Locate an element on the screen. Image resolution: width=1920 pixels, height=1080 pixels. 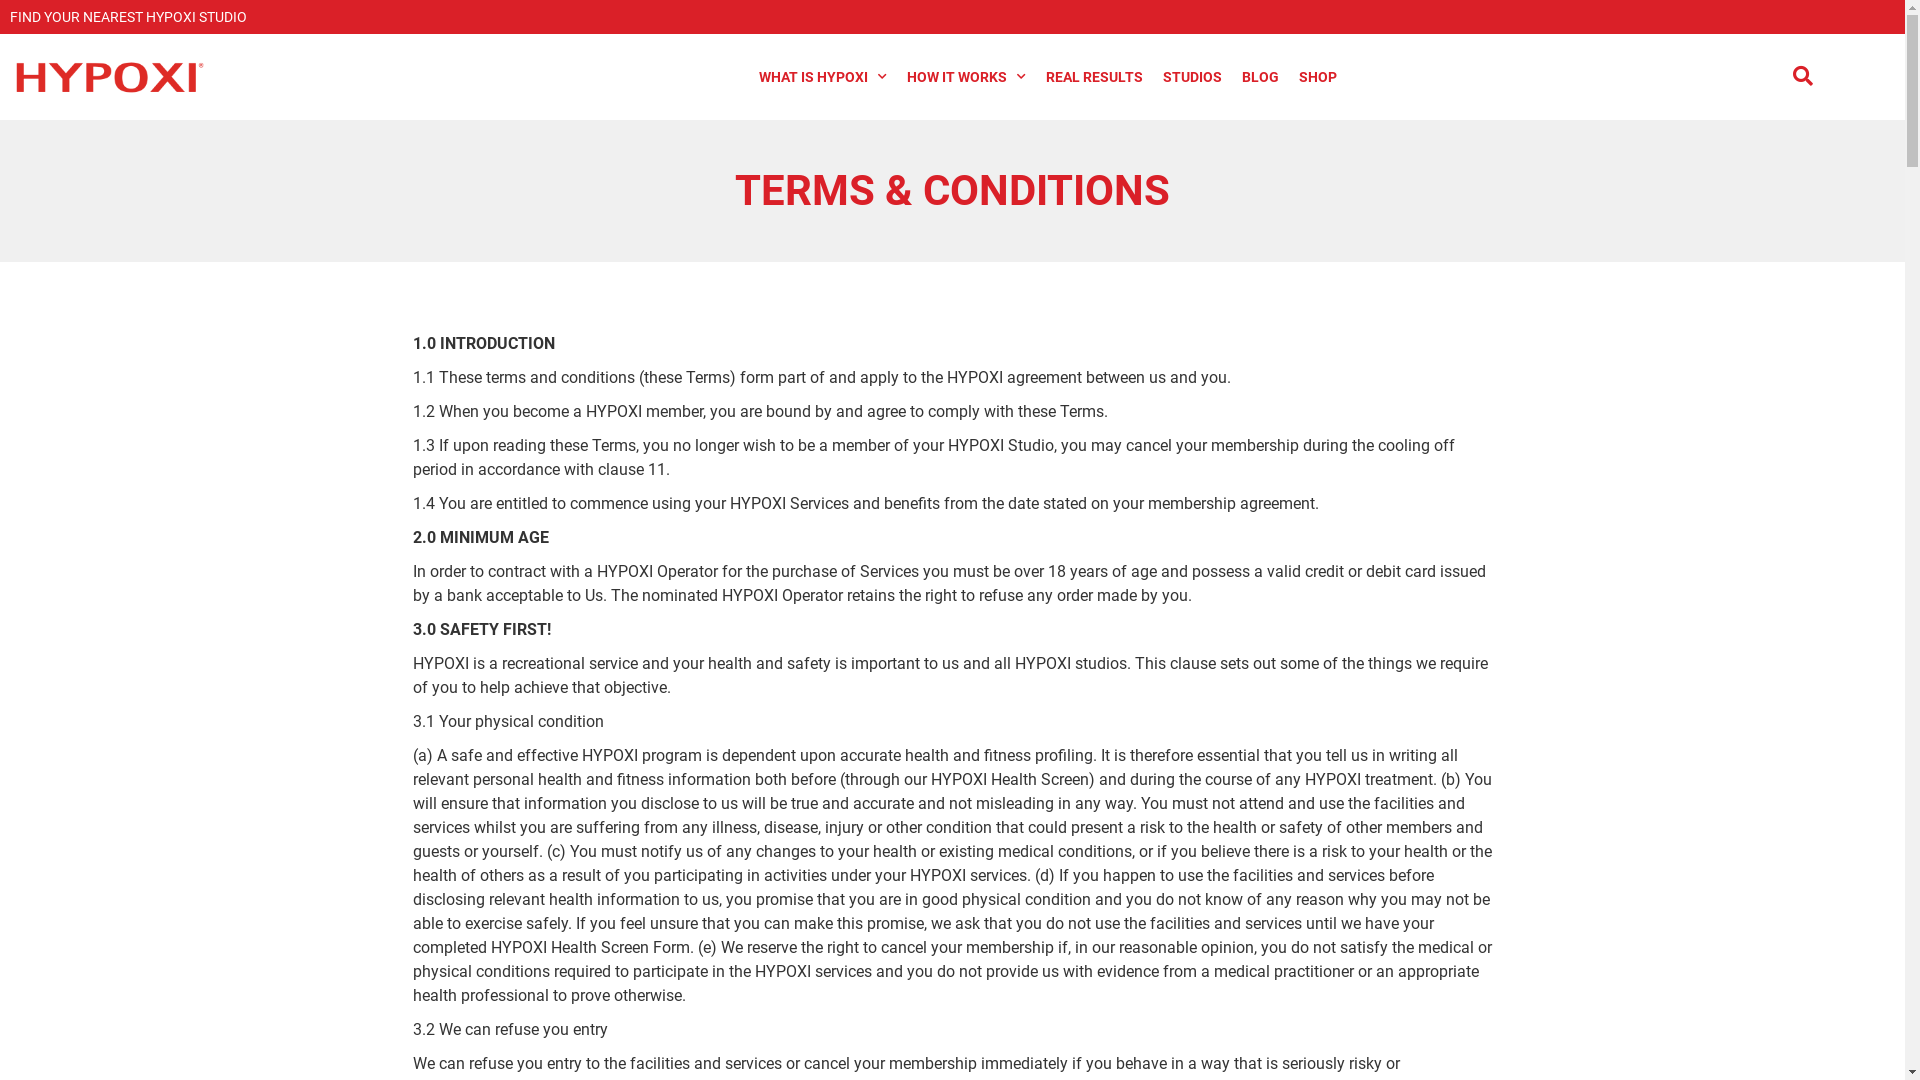
'HOW IT WORKS' is located at coordinates (966, 76).